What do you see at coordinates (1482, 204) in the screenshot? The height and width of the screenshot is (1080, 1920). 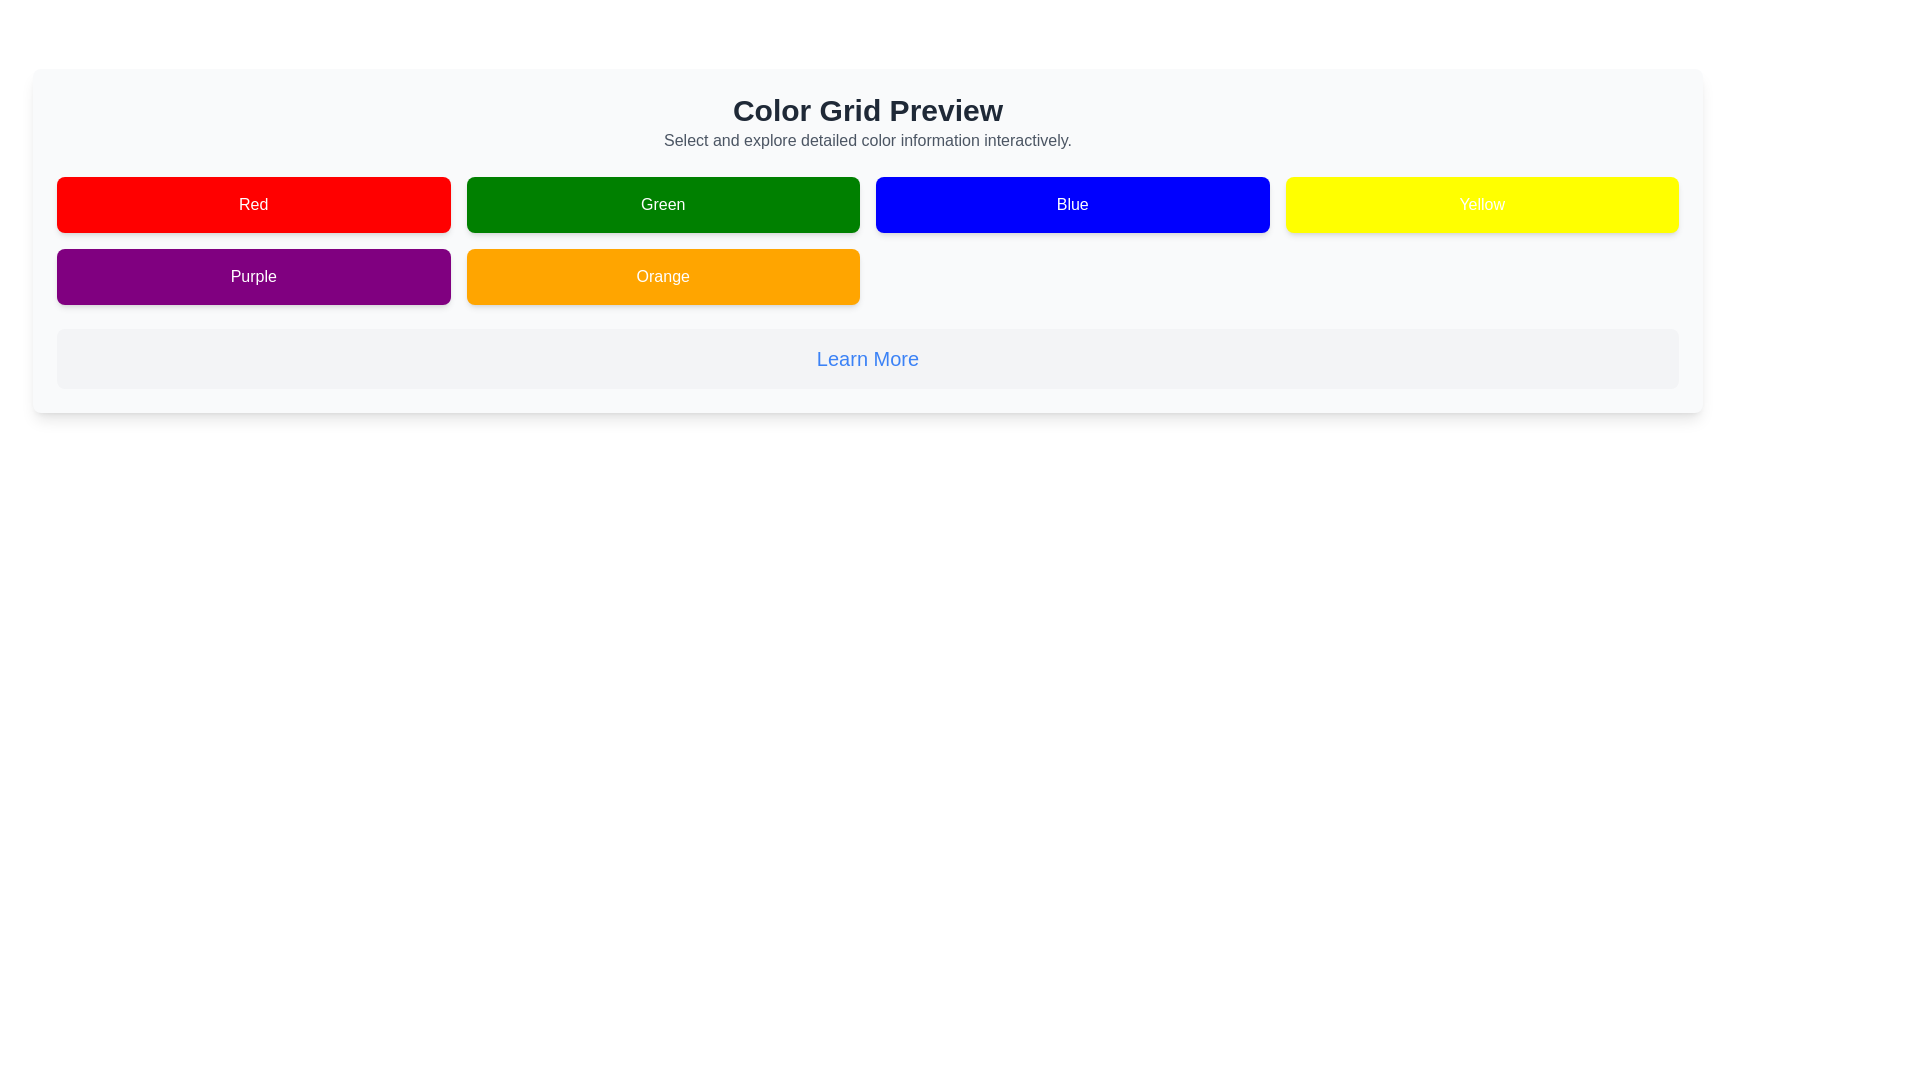 I see `the color selection button for yellow, which is the fourth button in the top row of the grid layout, positioned to the right of the 'Blue' button` at bounding box center [1482, 204].